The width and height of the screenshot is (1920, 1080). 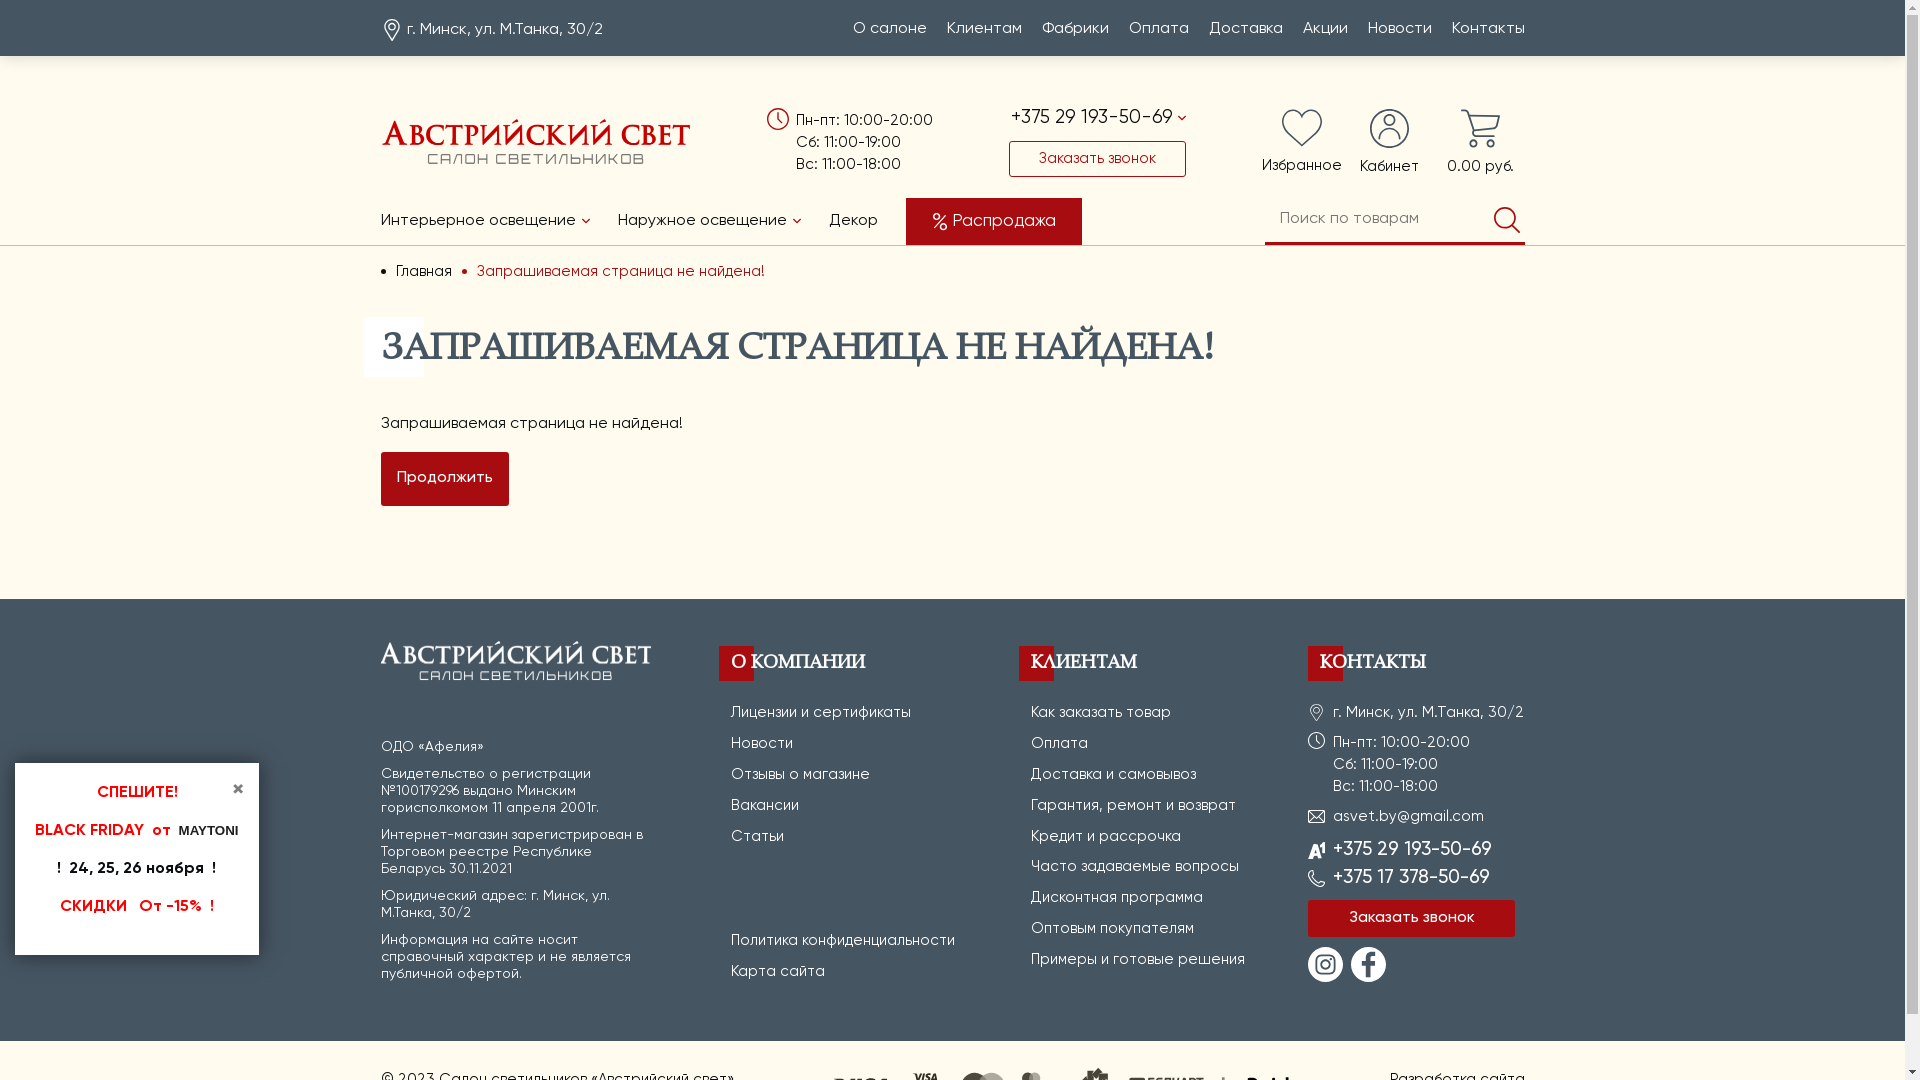 What do you see at coordinates (1407, 816) in the screenshot?
I see `'asvet.by@gmail.com'` at bounding box center [1407, 816].